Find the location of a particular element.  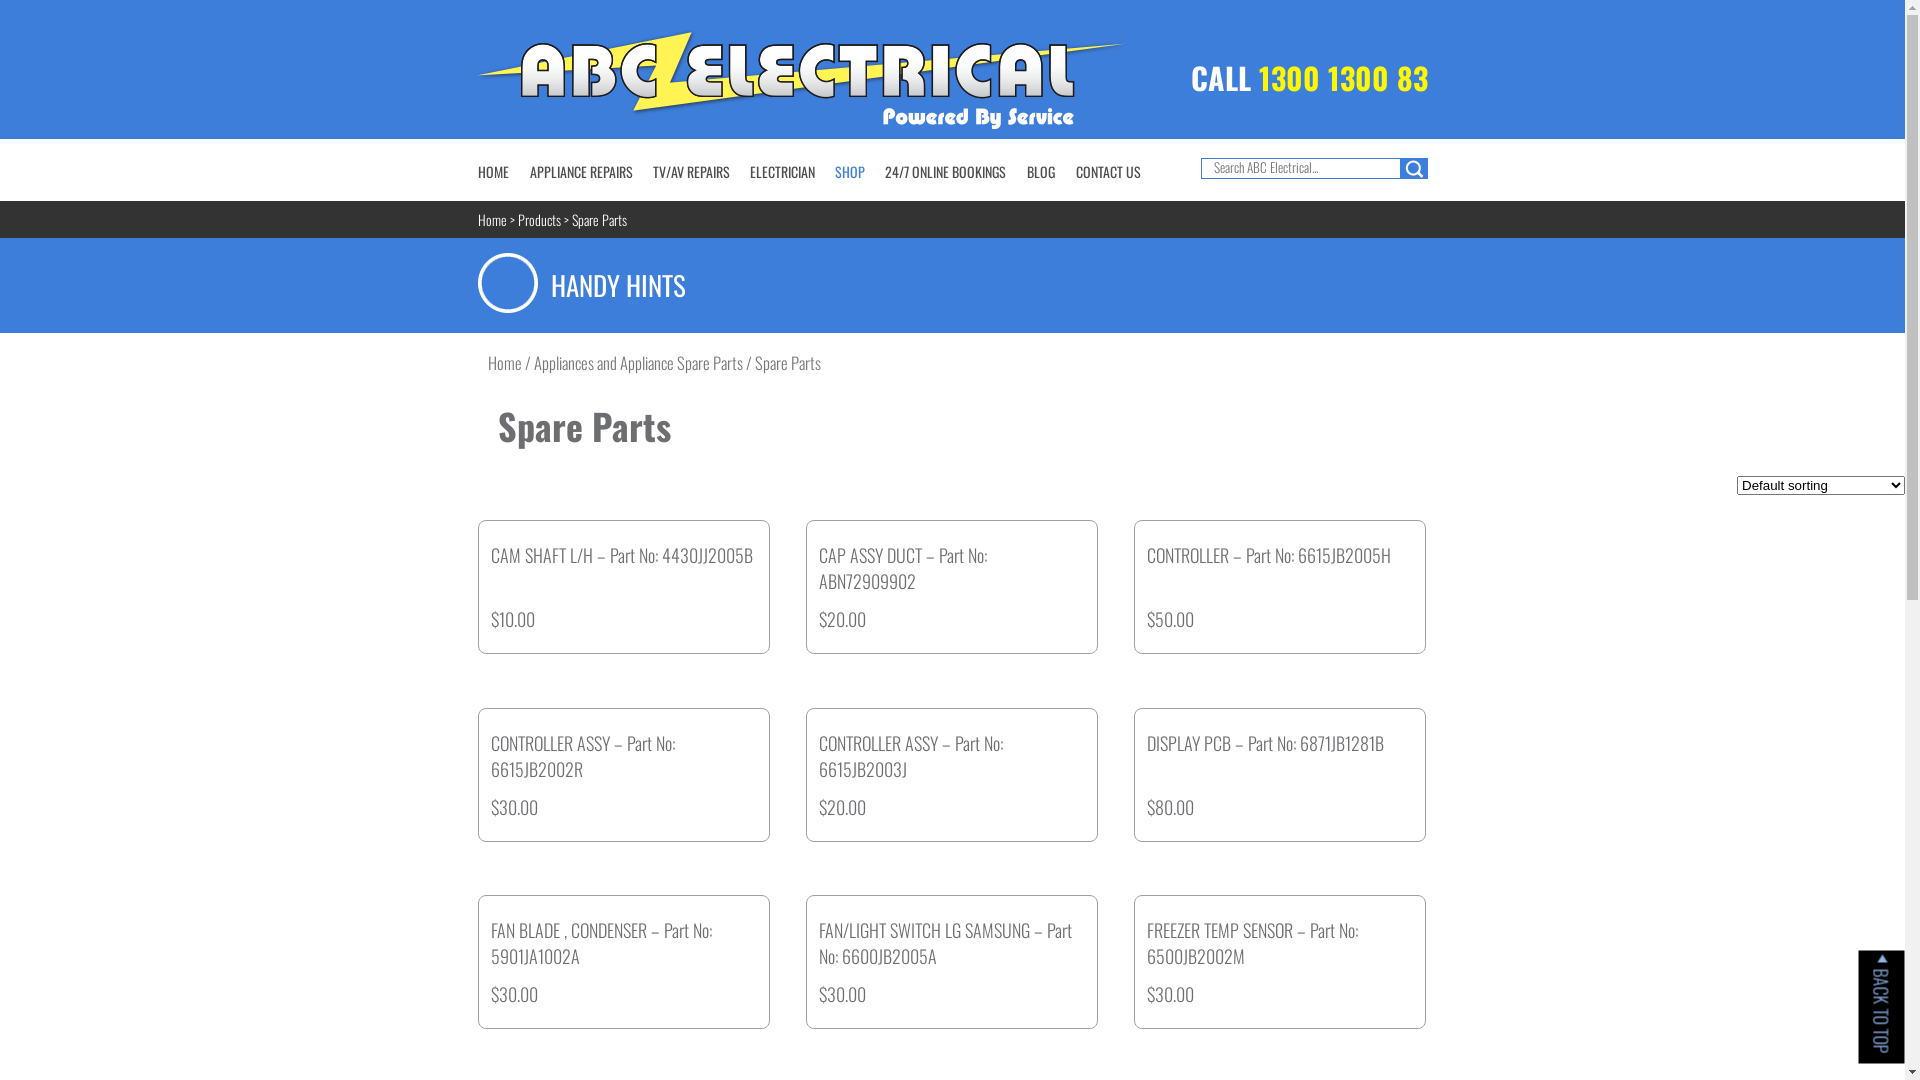

'24/7 ONLINE BOOKINGS' is located at coordinates (943, 170).